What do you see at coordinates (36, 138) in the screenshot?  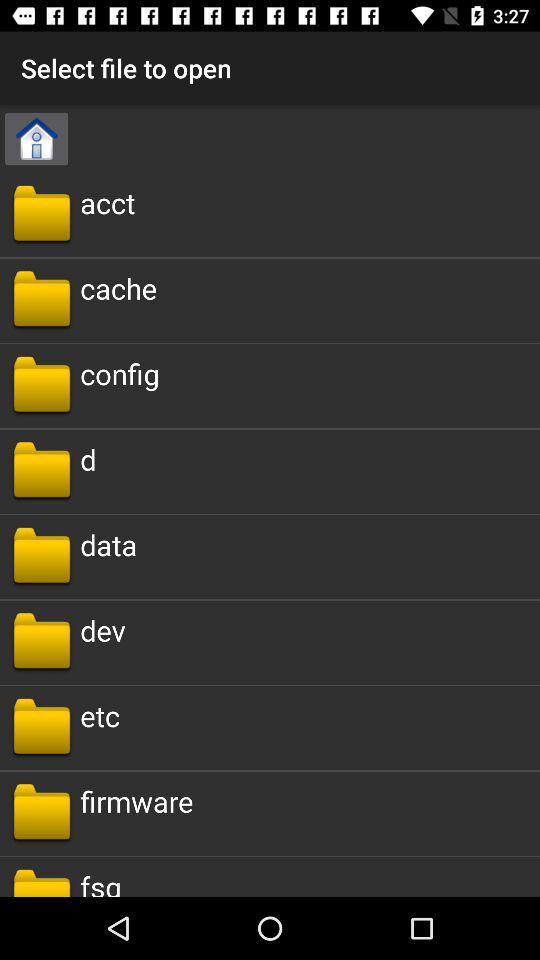 I see `go home` at bounding box center [36, 138].